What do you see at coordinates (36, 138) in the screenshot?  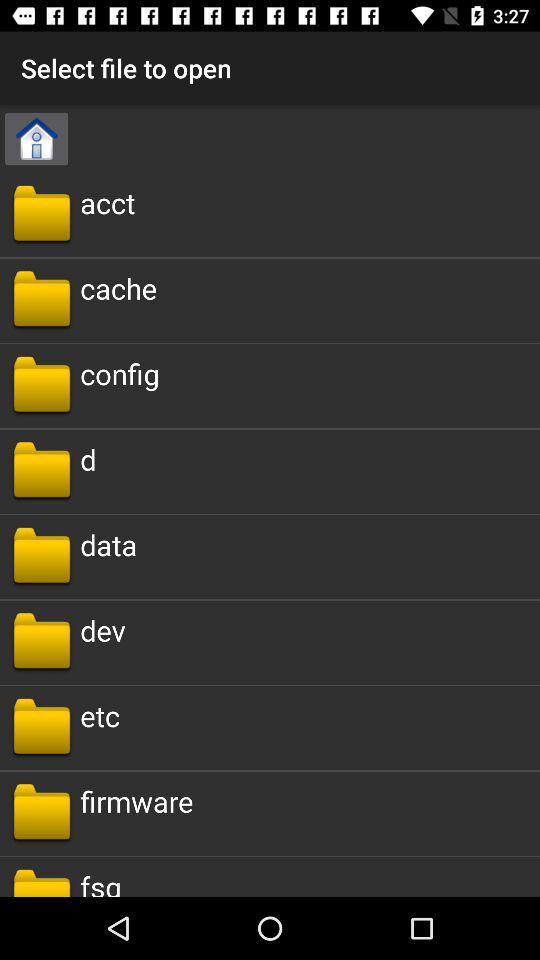 I see `go home` at bounding box center [36, 138].